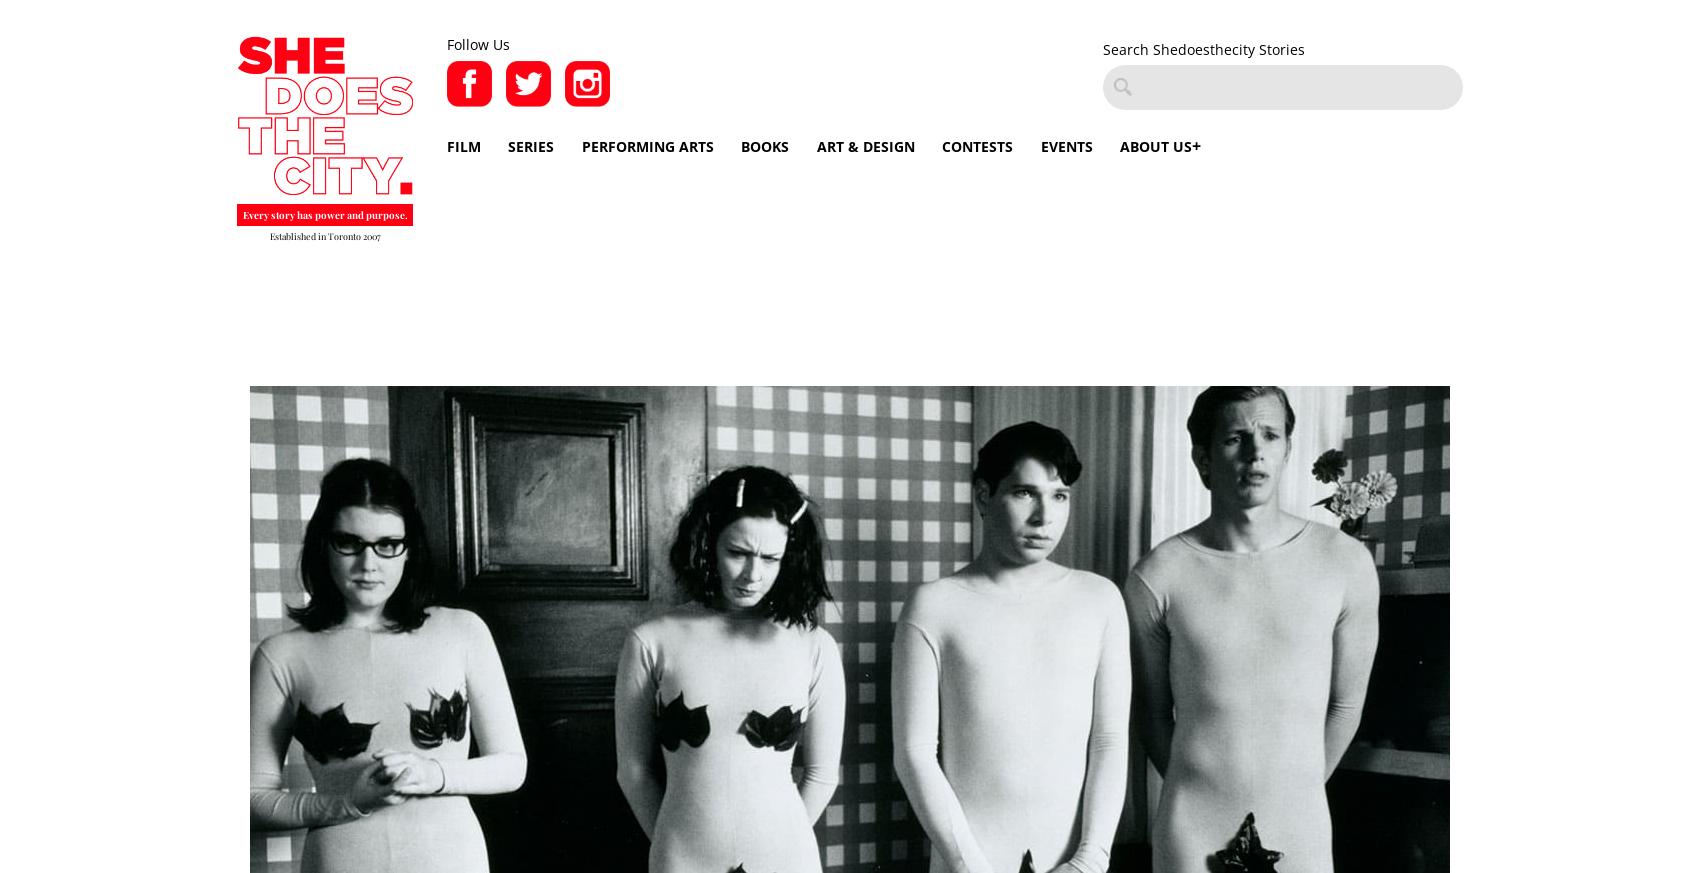 The height and width of the screenshot is (873, 1700). What do you see at coordinates (323, 213) in the screenshot?
I see `'Every story has power and purpose.'` at bounding box center [323, 213].